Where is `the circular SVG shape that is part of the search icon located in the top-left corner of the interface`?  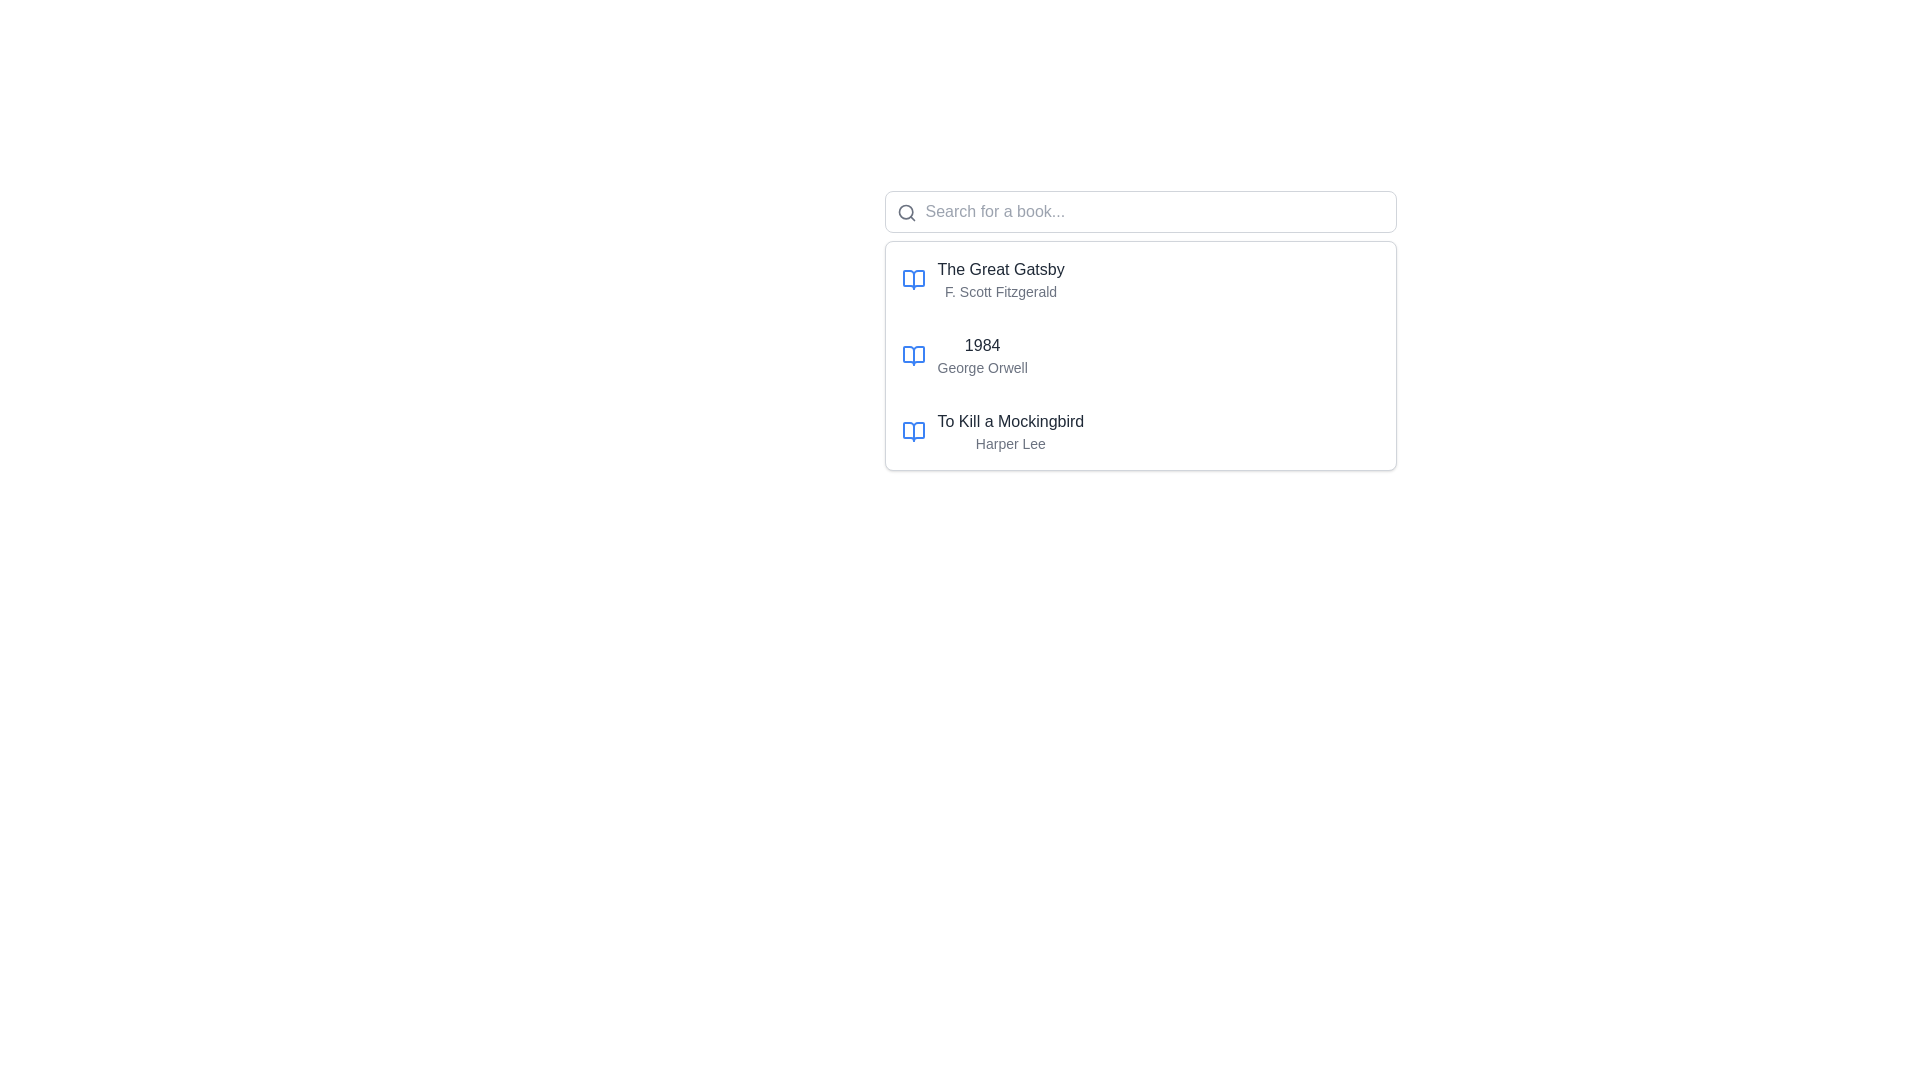 the circular SVG shape that is part of the search icon located in the top-left corner of the interface is located at coordinates (904, 212).